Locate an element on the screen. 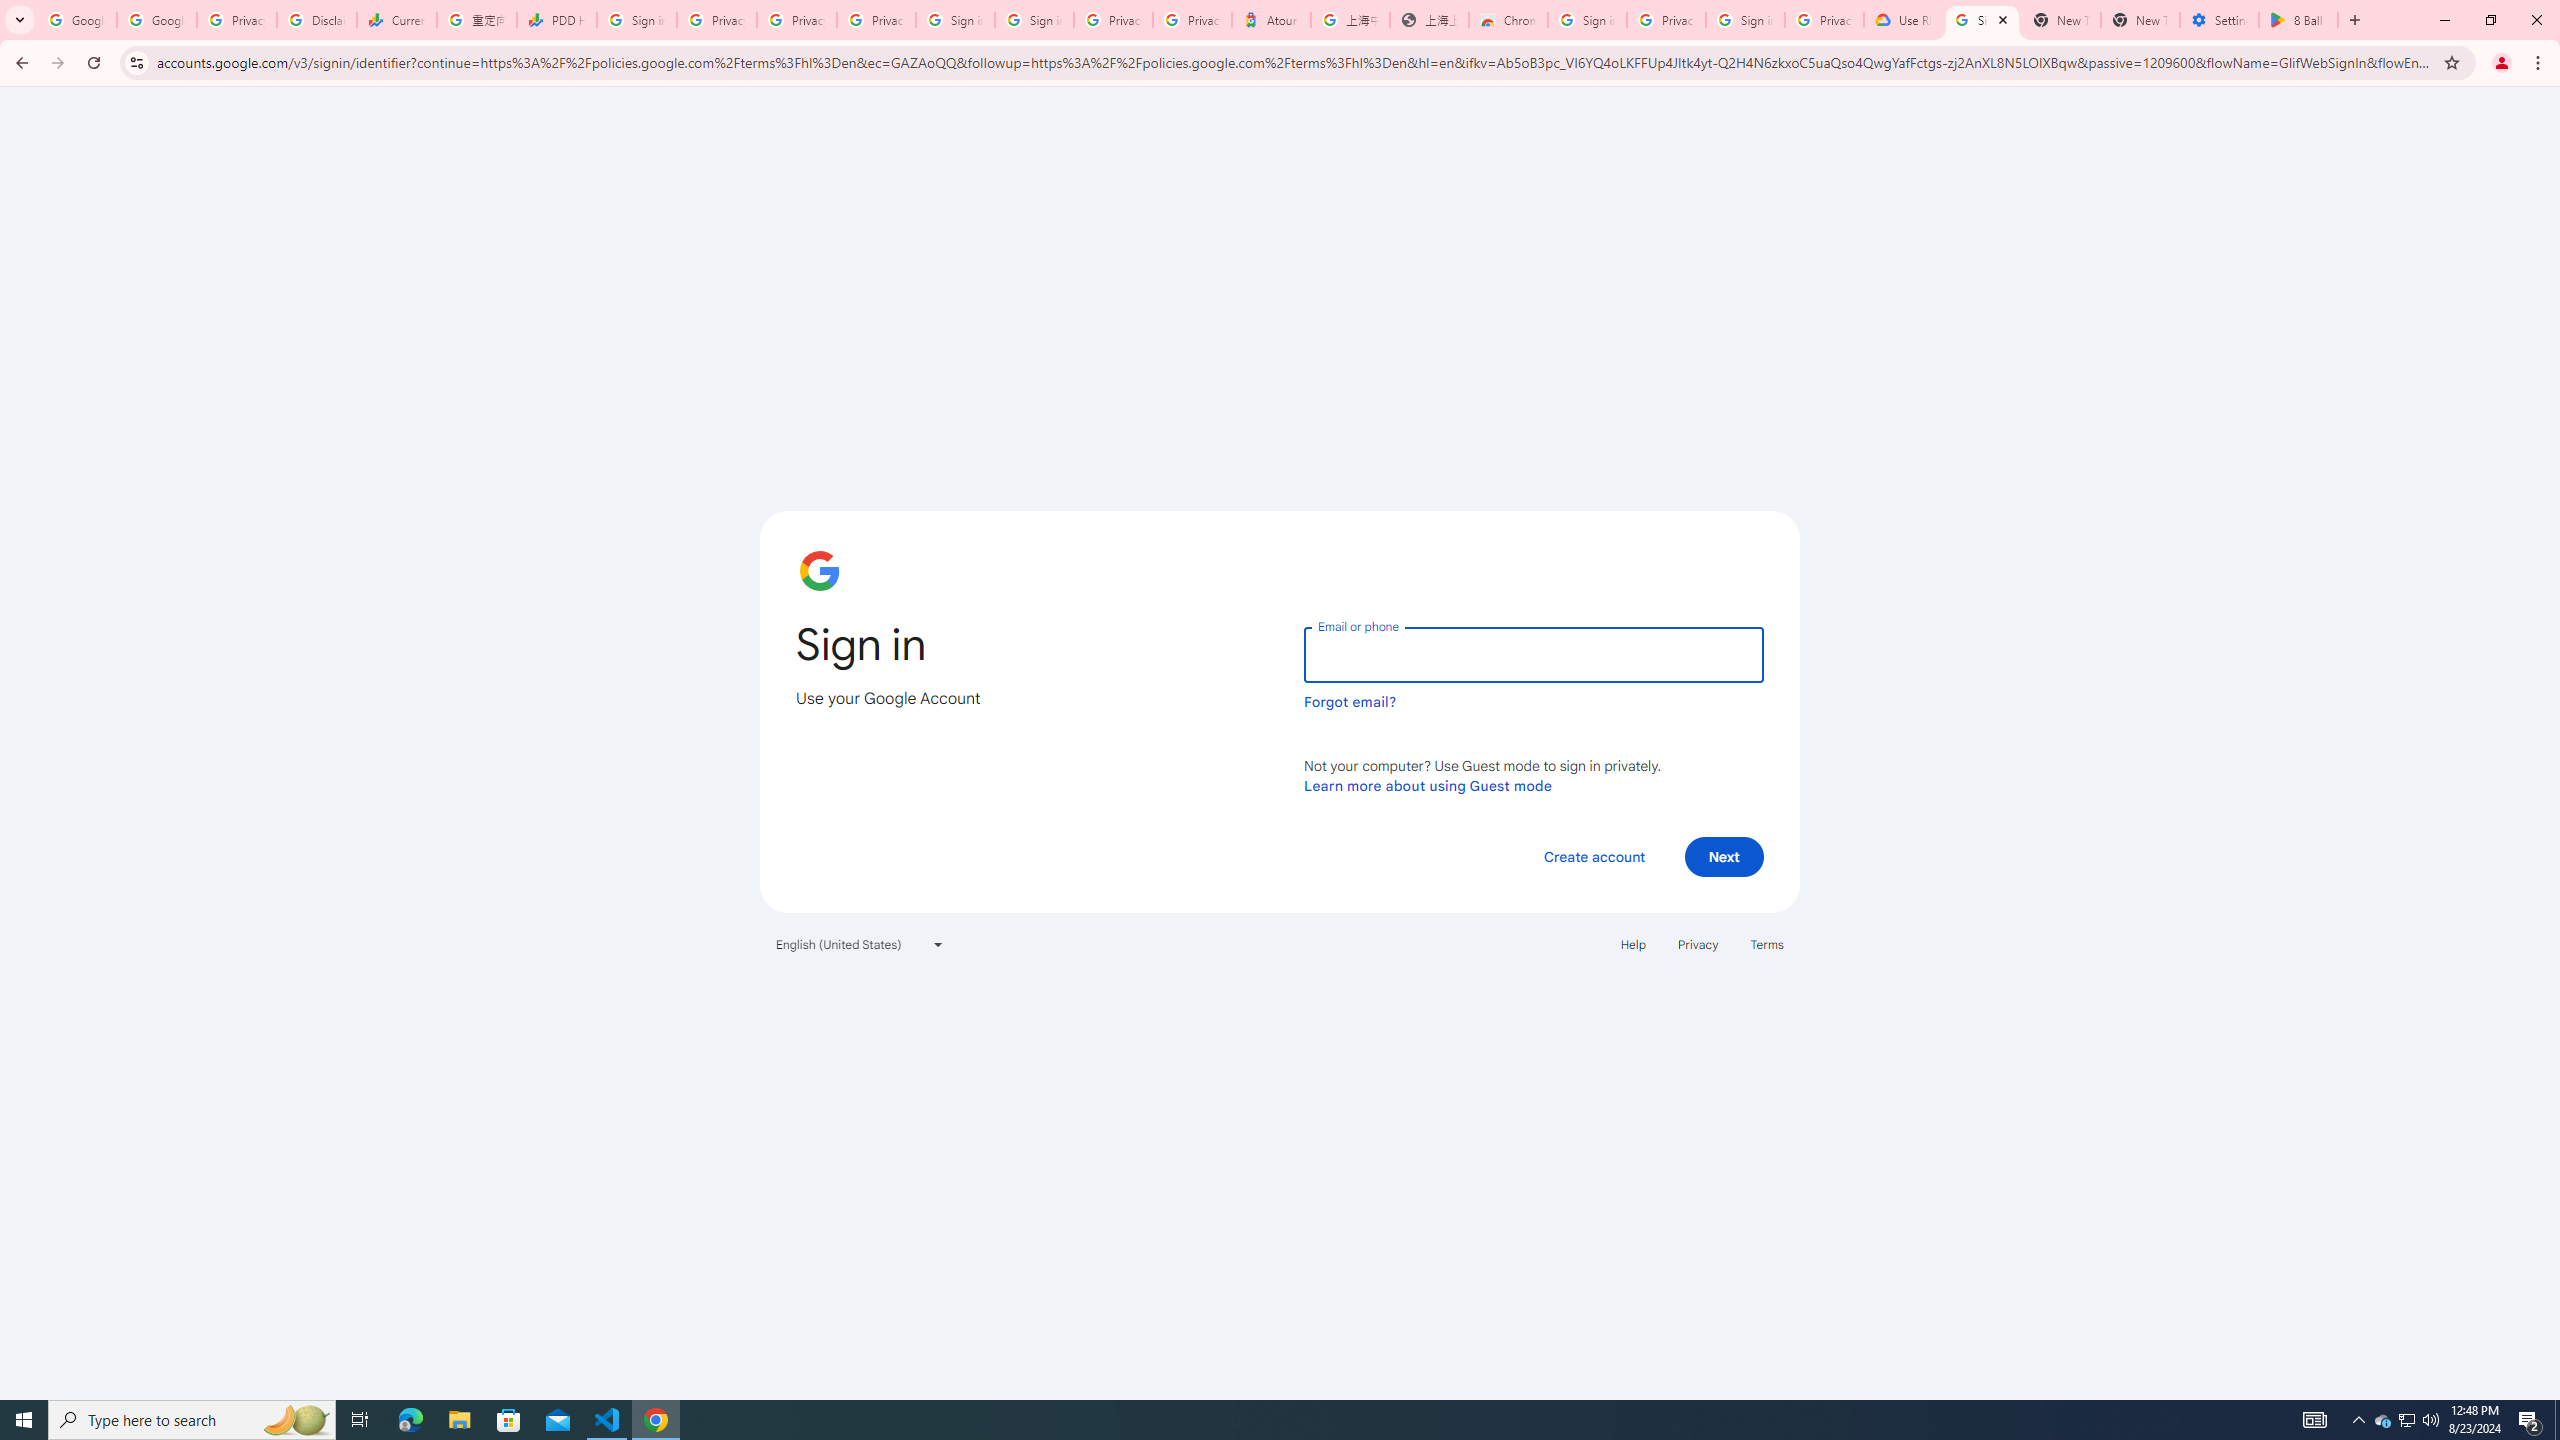  'Atour Hotel - Google hotels' is located at coordinates (1271, 19).